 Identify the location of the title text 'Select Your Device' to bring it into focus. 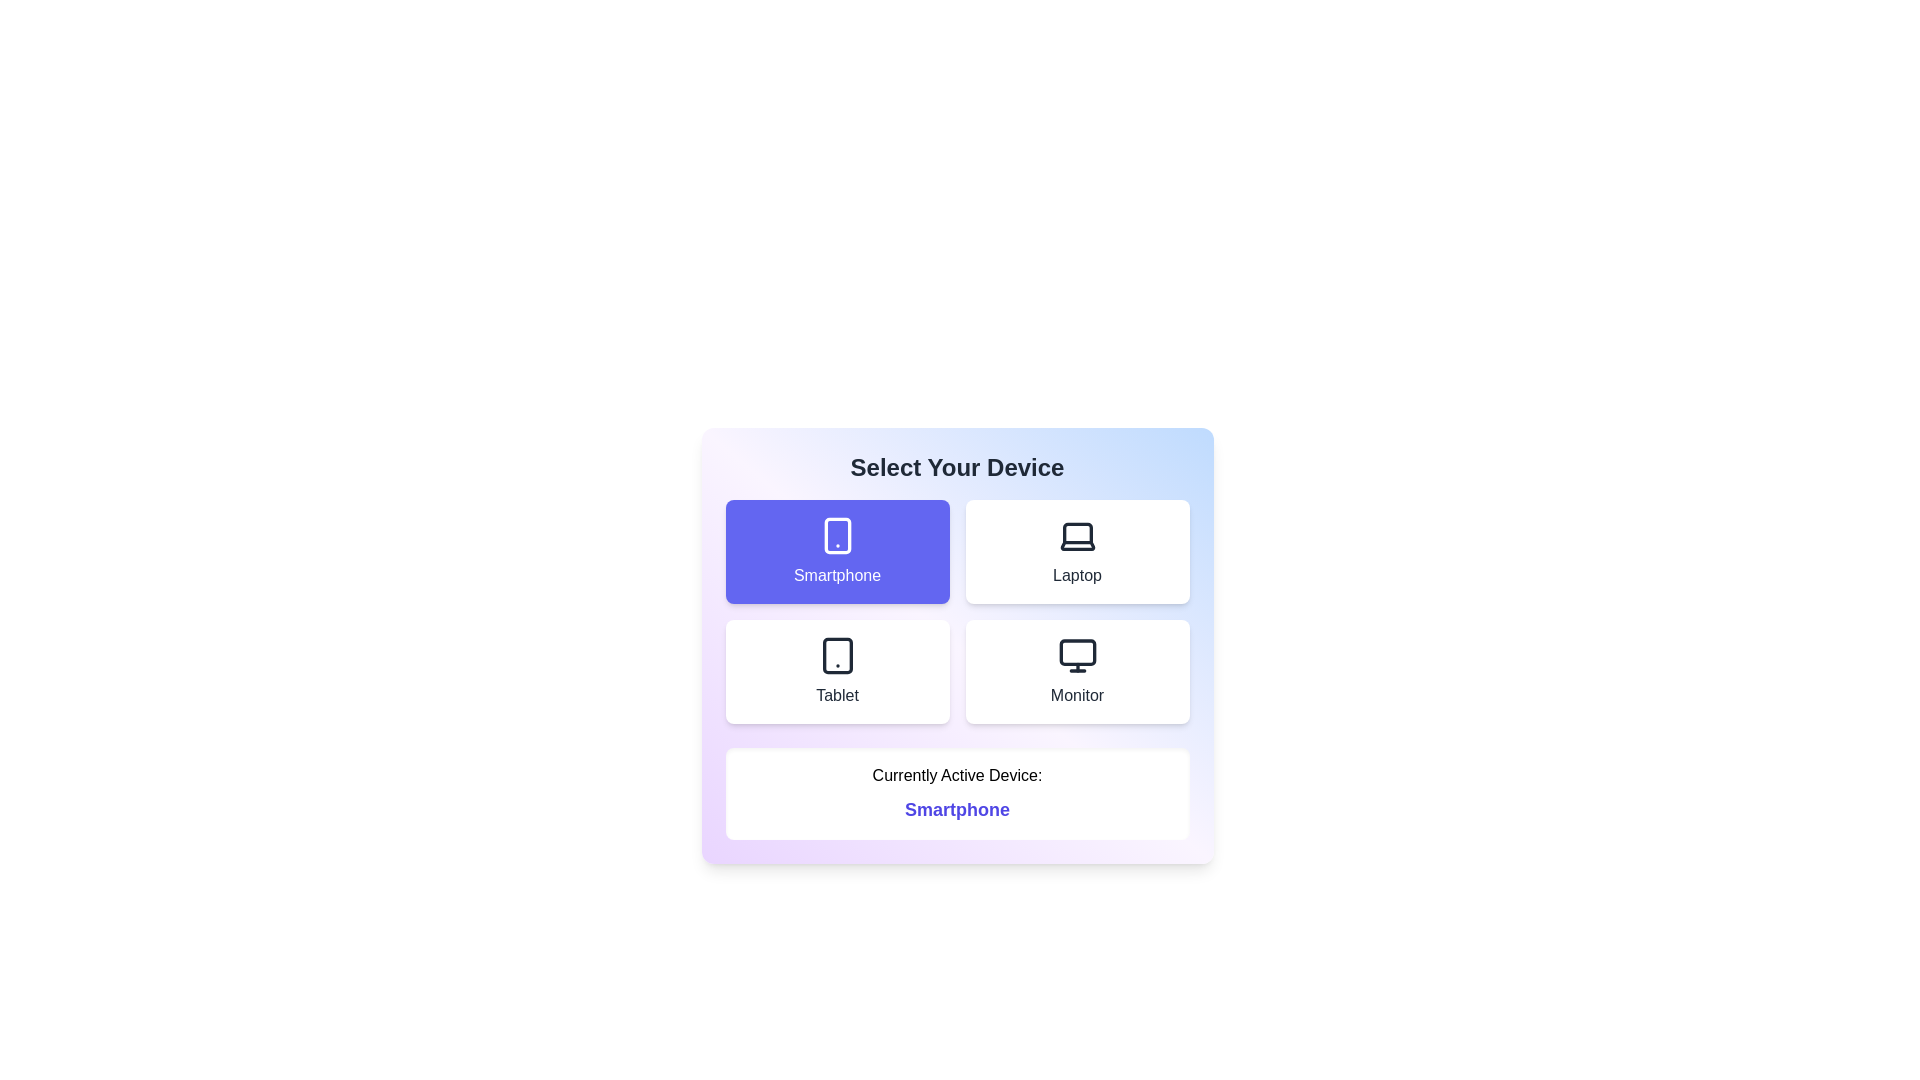
(956, 467).